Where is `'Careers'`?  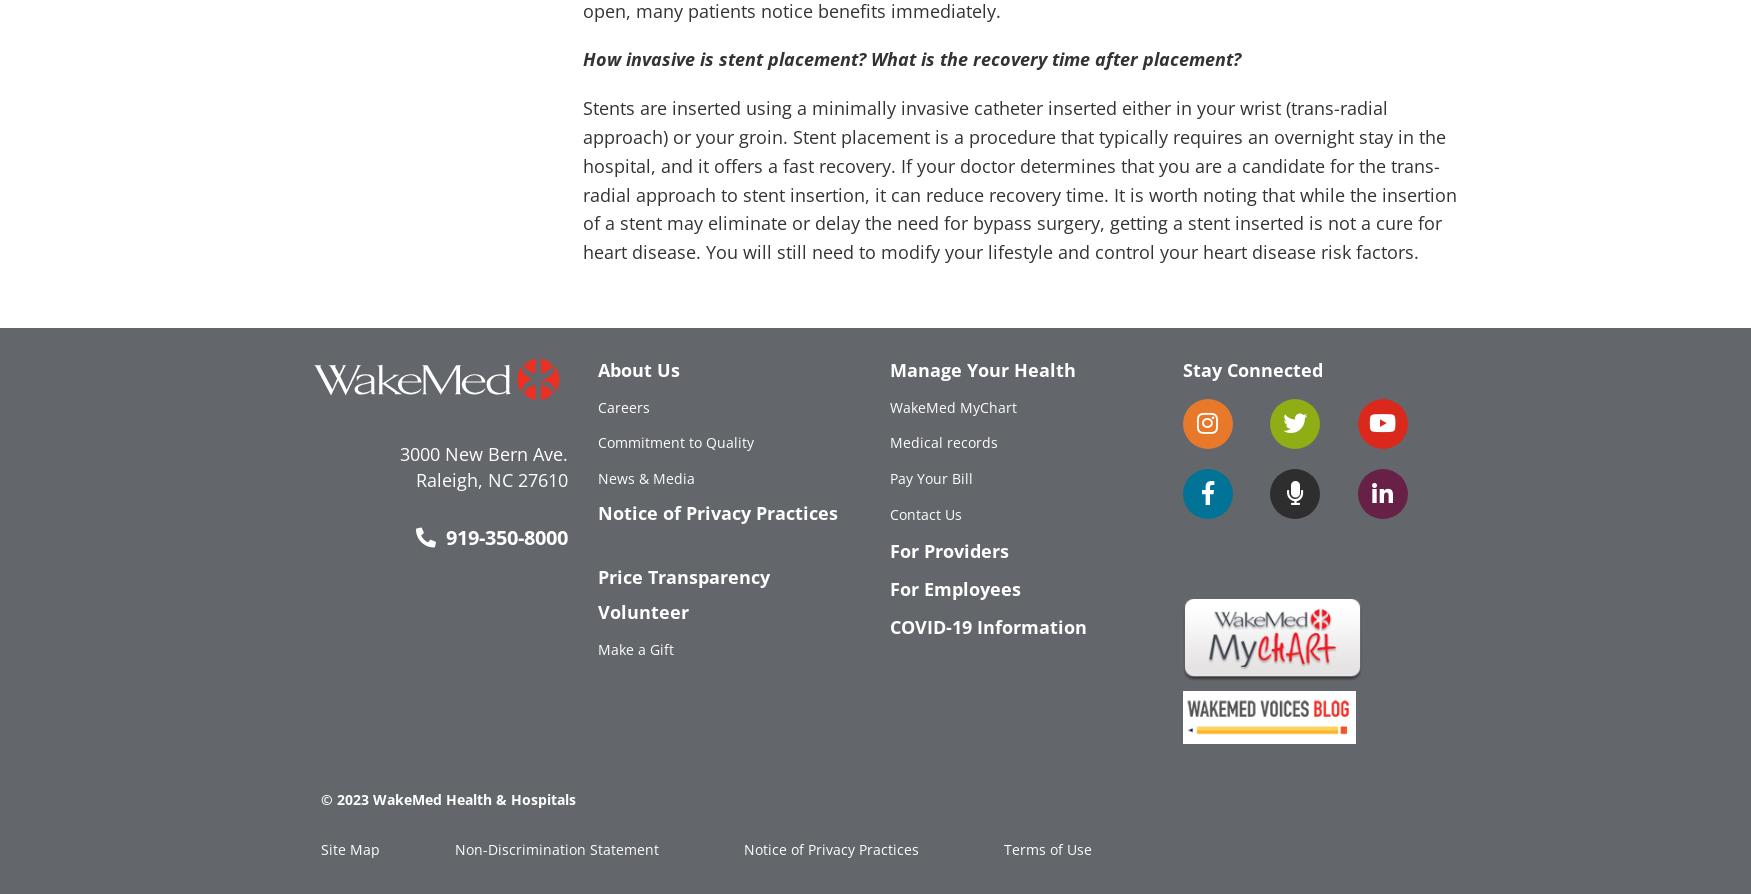
'Careers' is located at coordinates (597, 405).